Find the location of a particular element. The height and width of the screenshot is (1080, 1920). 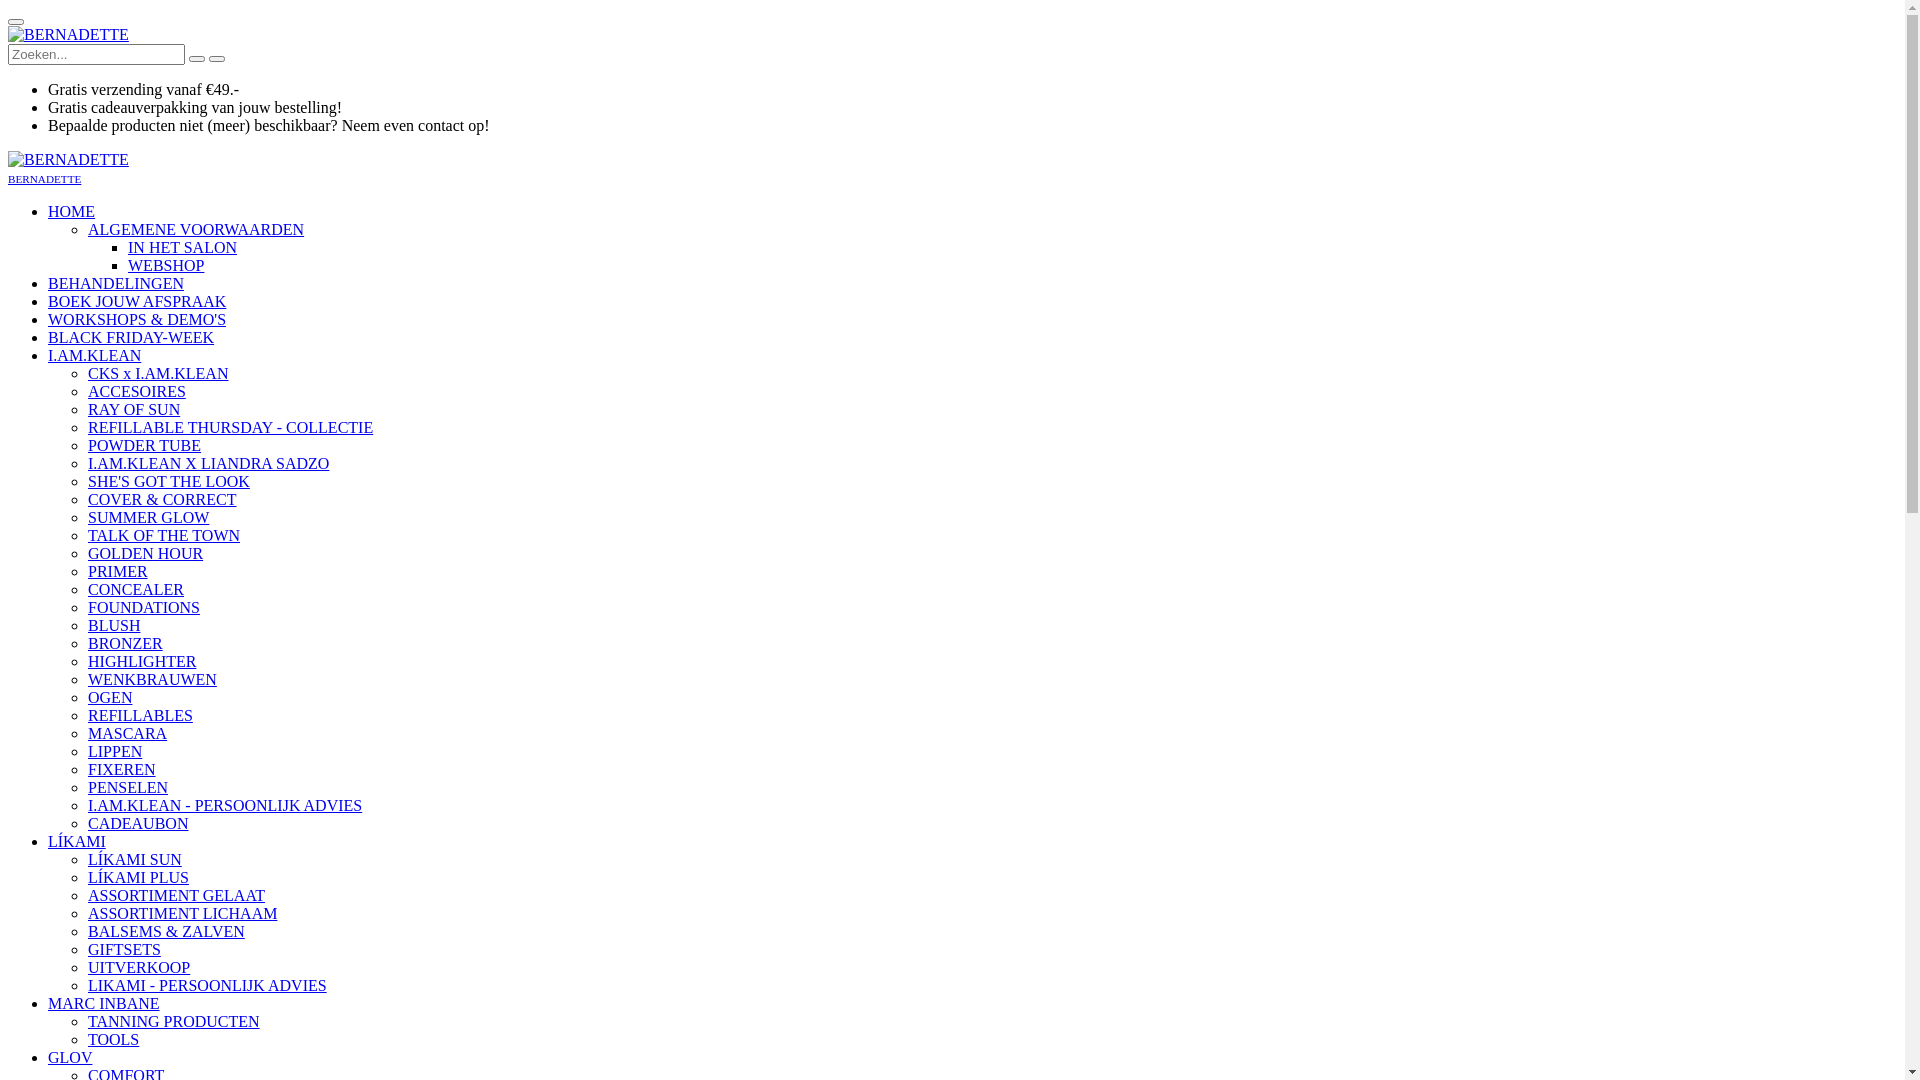

'ALGEMENE VOORWAARDEN' is located at coordinates (196, 228).